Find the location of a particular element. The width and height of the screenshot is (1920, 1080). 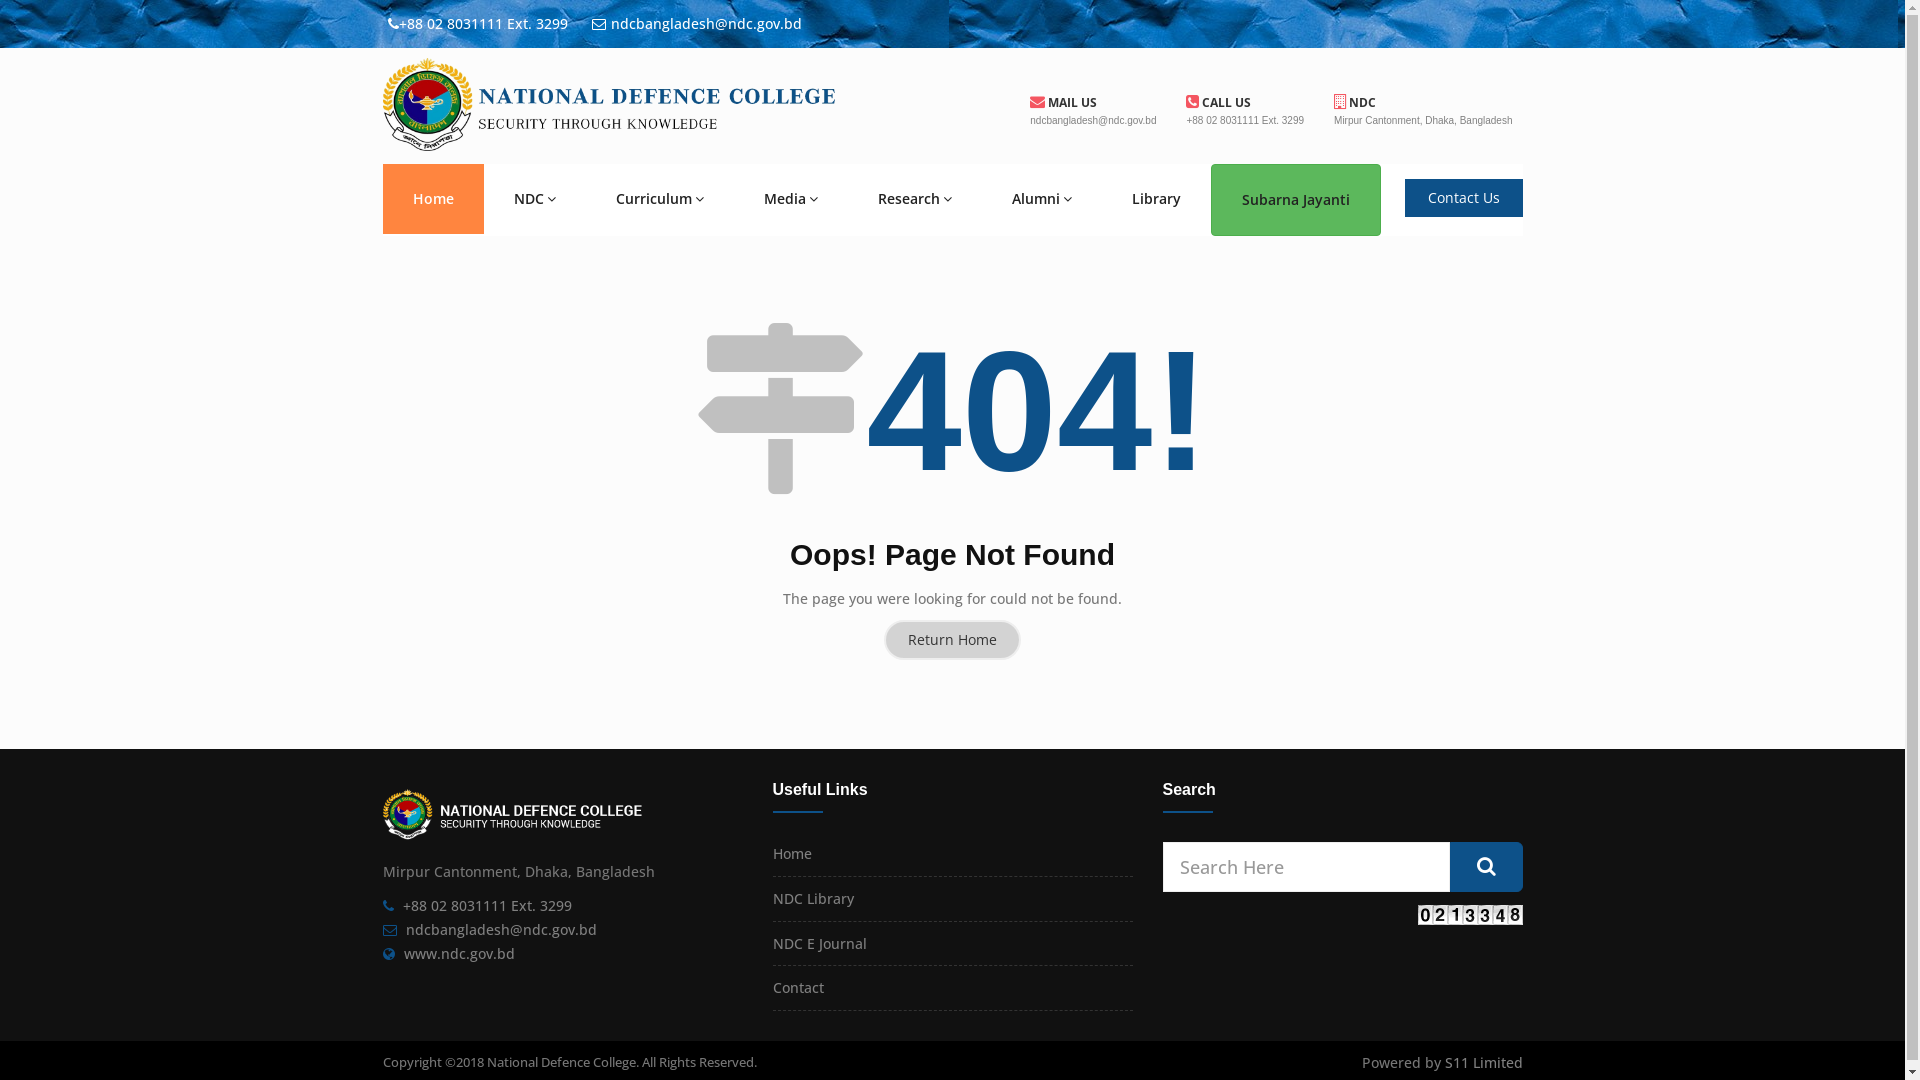

'NDC' is located at coordinates (534, 199).